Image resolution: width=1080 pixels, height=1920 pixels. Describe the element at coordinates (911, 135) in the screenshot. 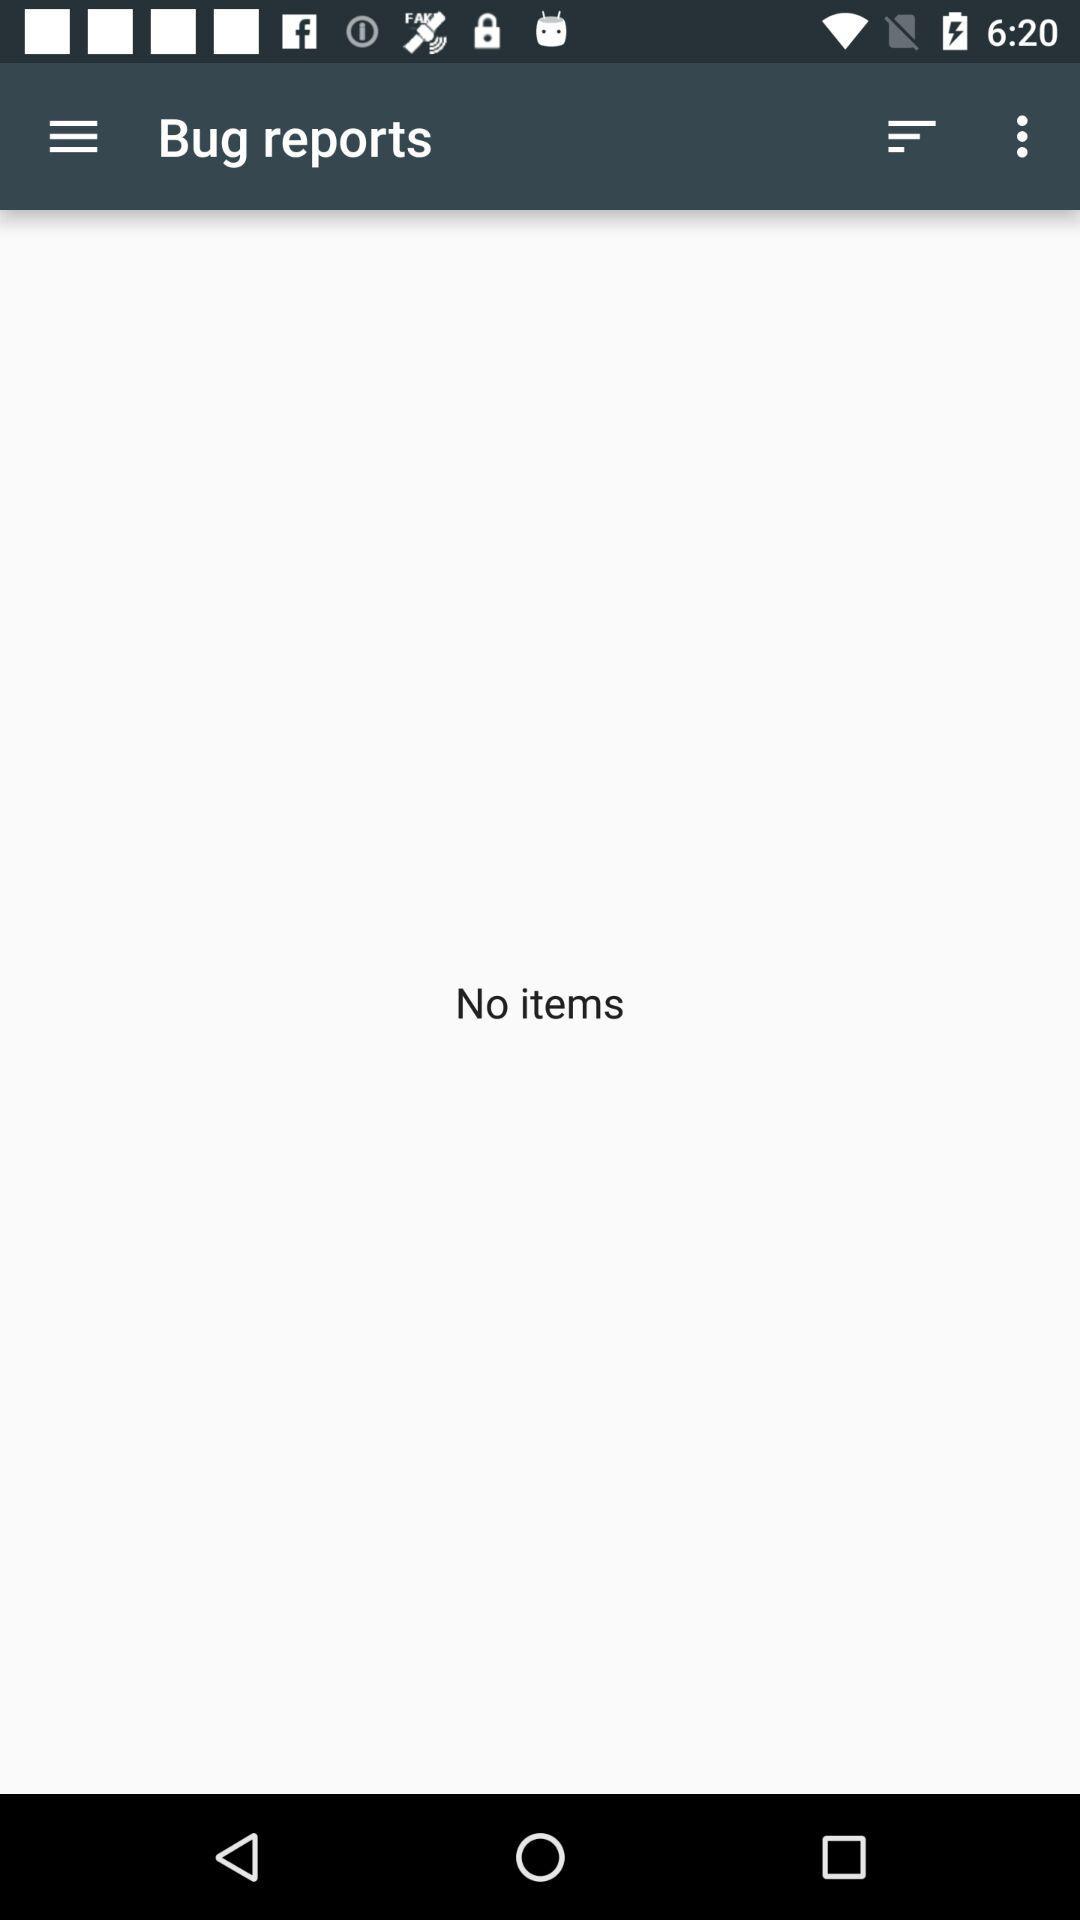

I see `item above no items app` at that location.